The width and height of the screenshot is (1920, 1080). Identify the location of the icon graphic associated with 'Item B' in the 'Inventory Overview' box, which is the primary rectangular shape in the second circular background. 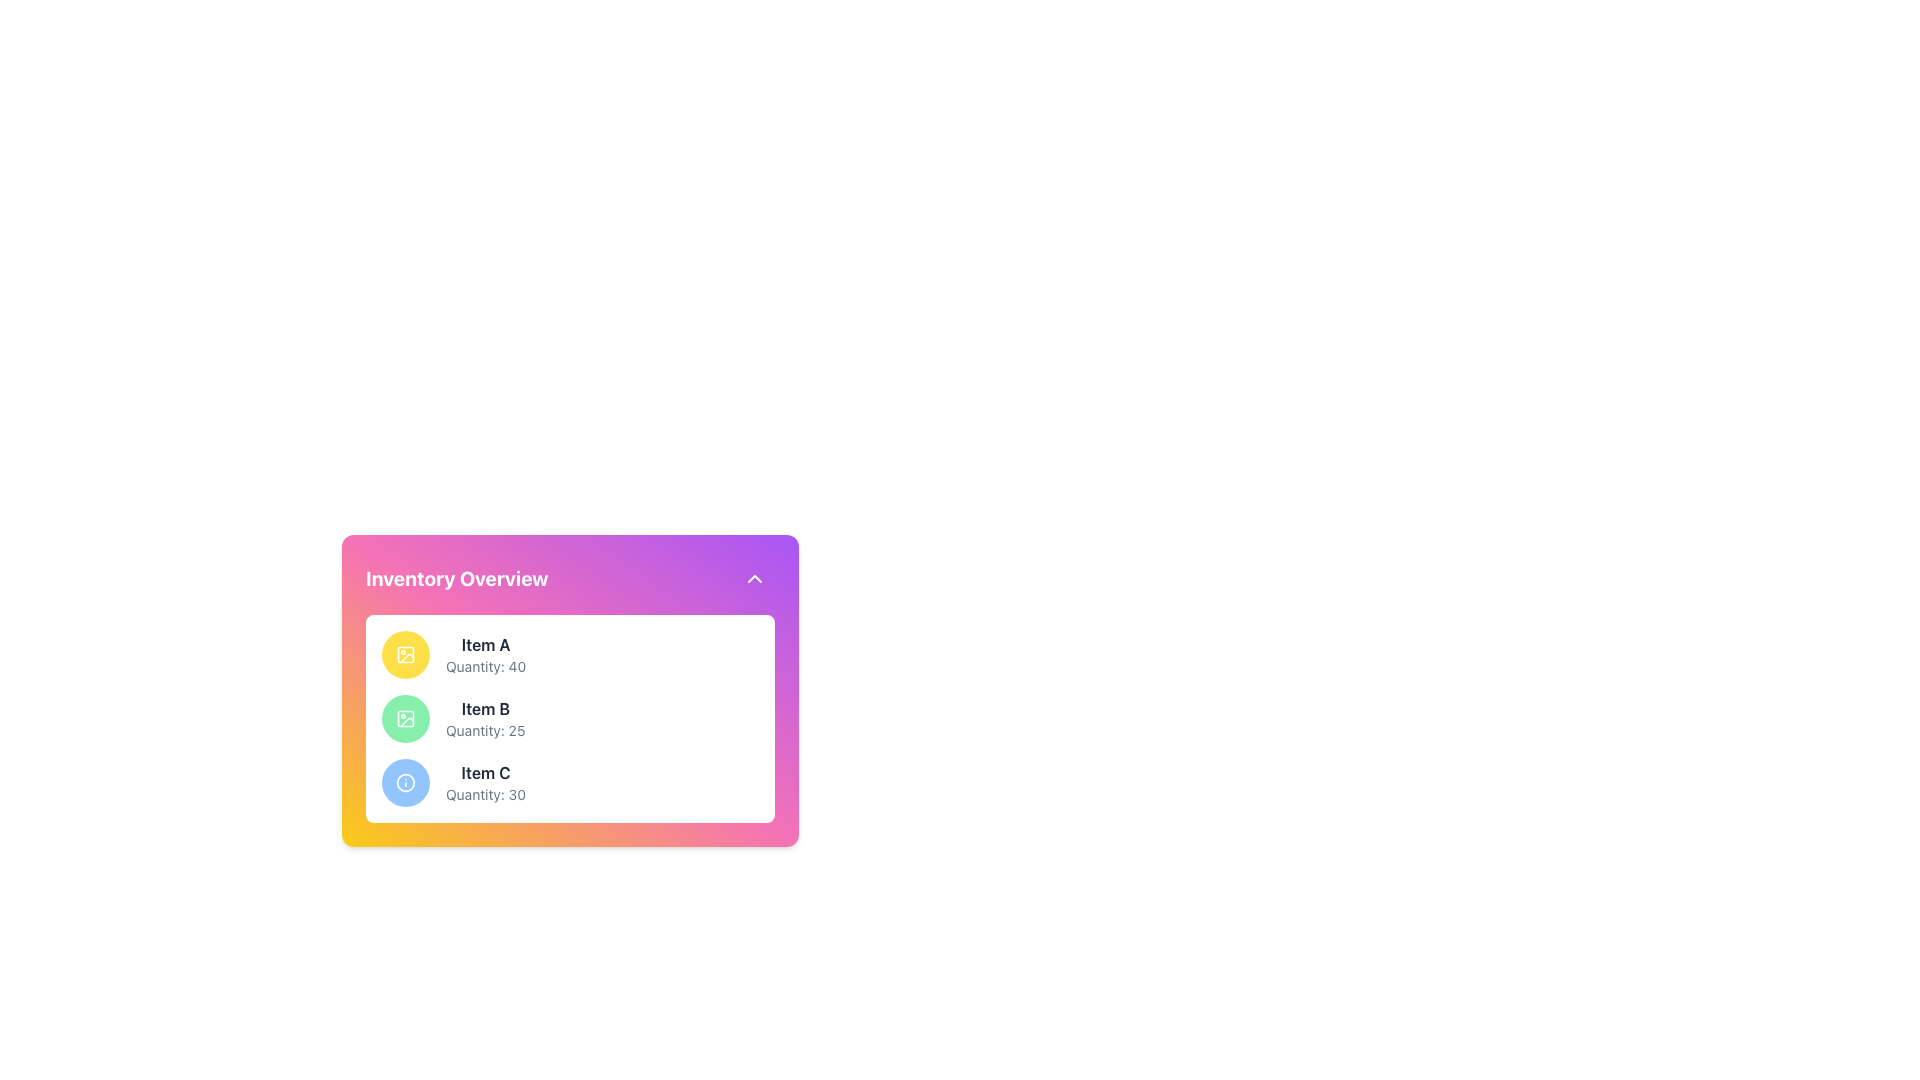
(405, 717).